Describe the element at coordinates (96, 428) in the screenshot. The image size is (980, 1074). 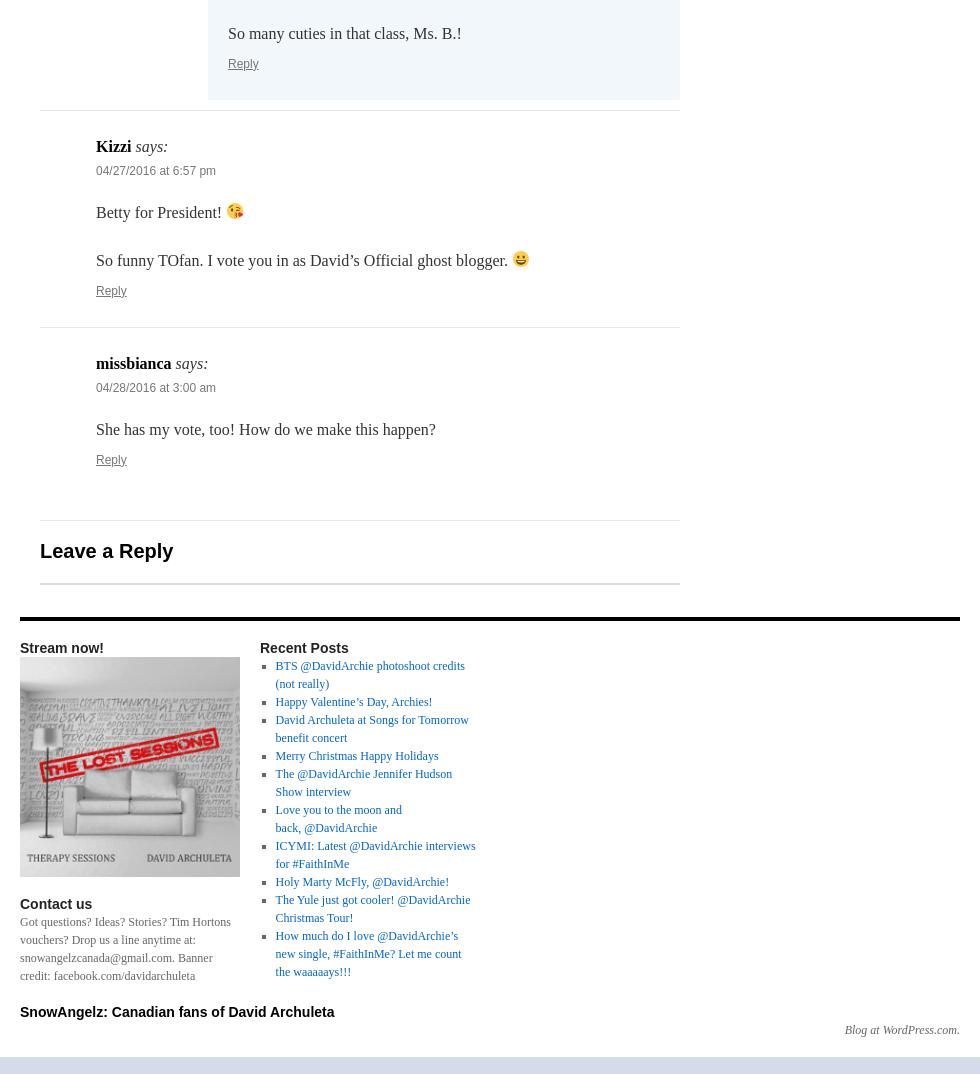
I see `'She has my vote, too! How do we make this happen?'` at that location.